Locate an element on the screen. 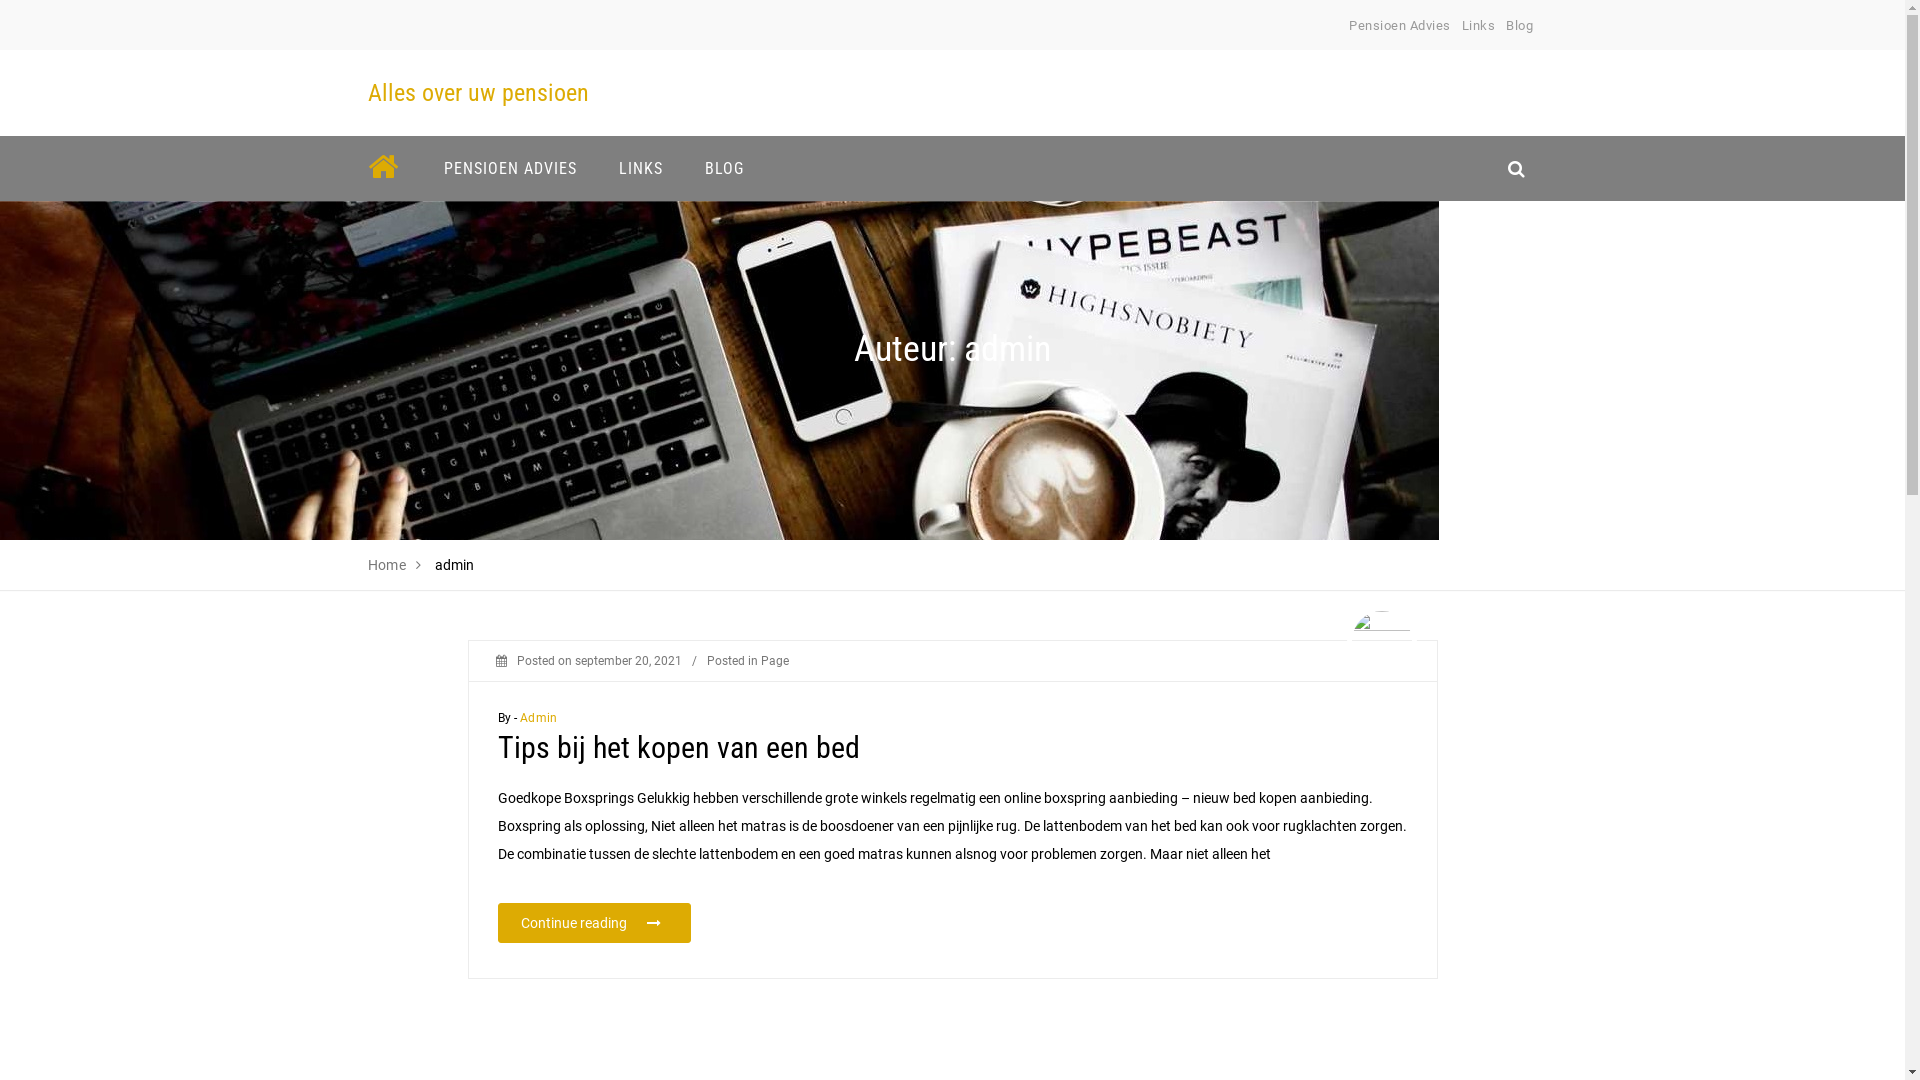  'Admin' is located at coordinates (538, 716).